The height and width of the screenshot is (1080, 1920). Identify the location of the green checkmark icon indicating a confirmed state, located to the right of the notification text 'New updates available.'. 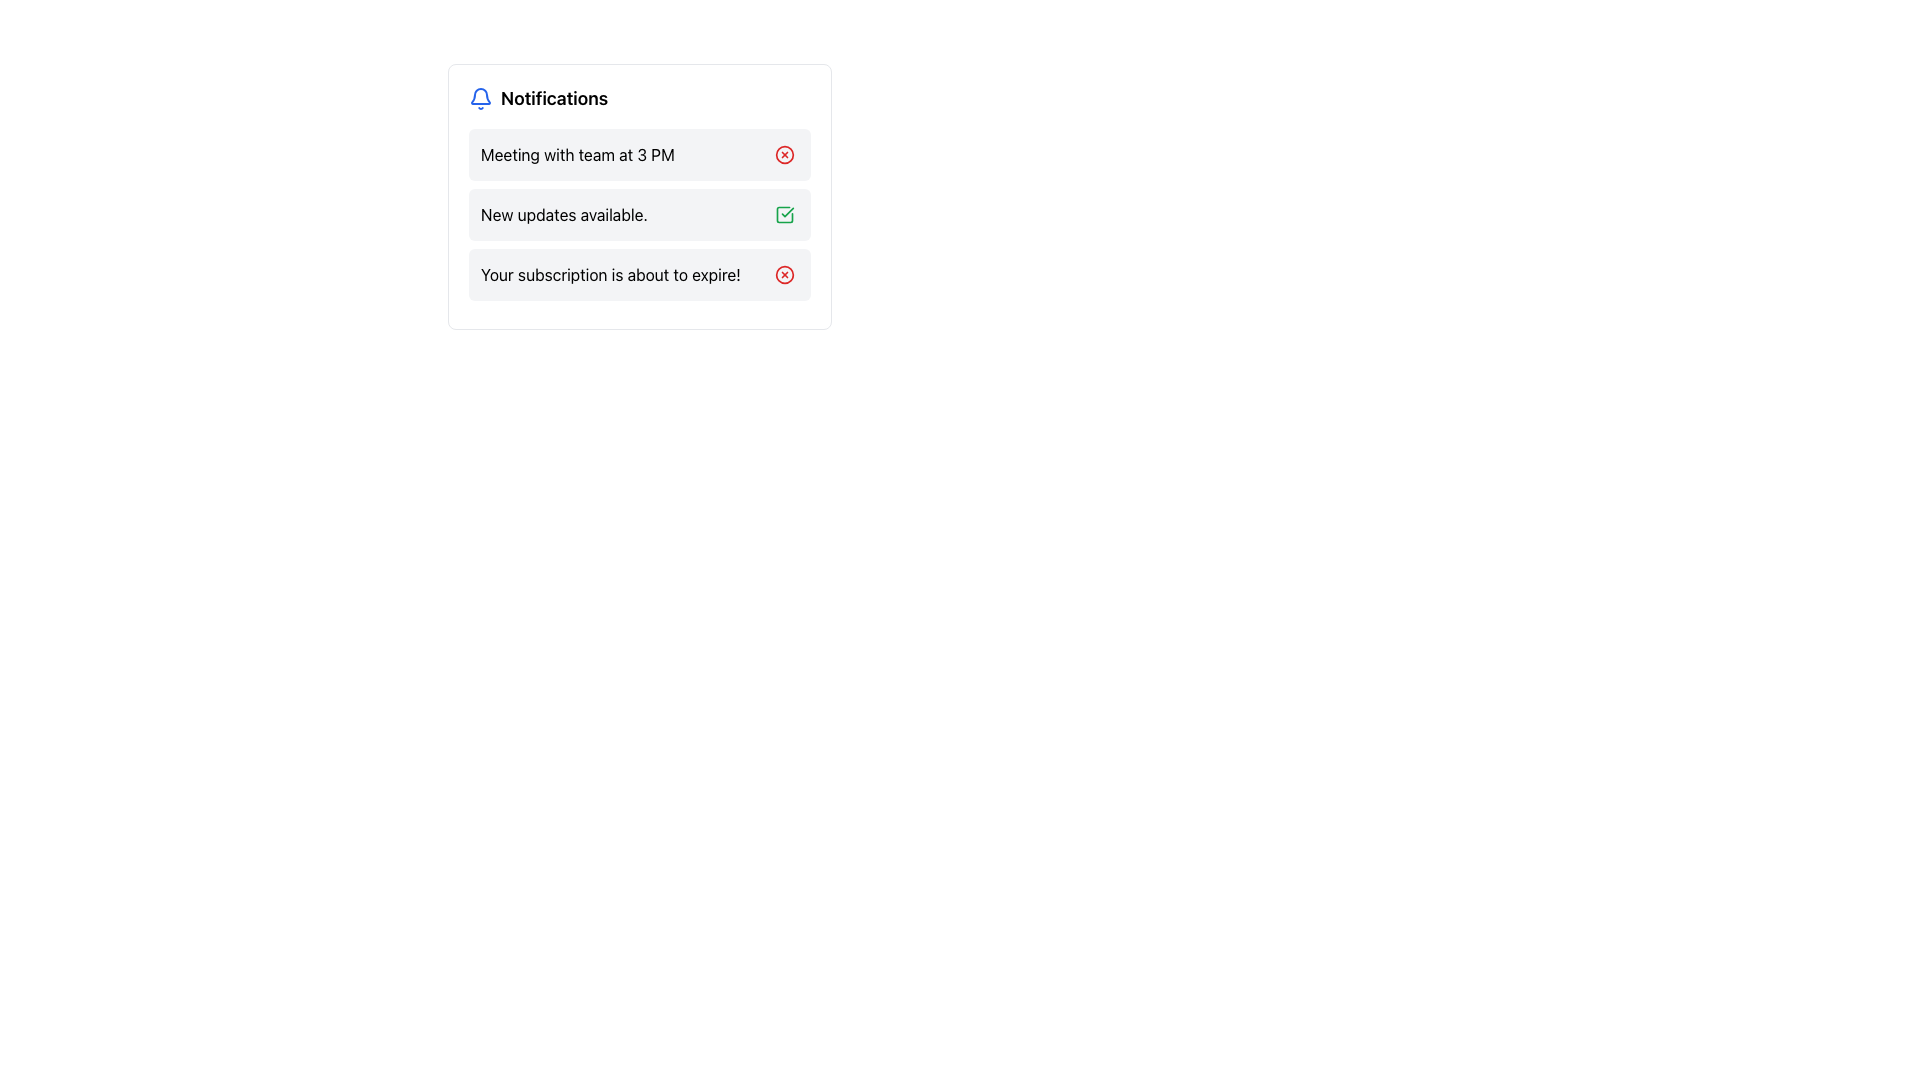
(784, 215).